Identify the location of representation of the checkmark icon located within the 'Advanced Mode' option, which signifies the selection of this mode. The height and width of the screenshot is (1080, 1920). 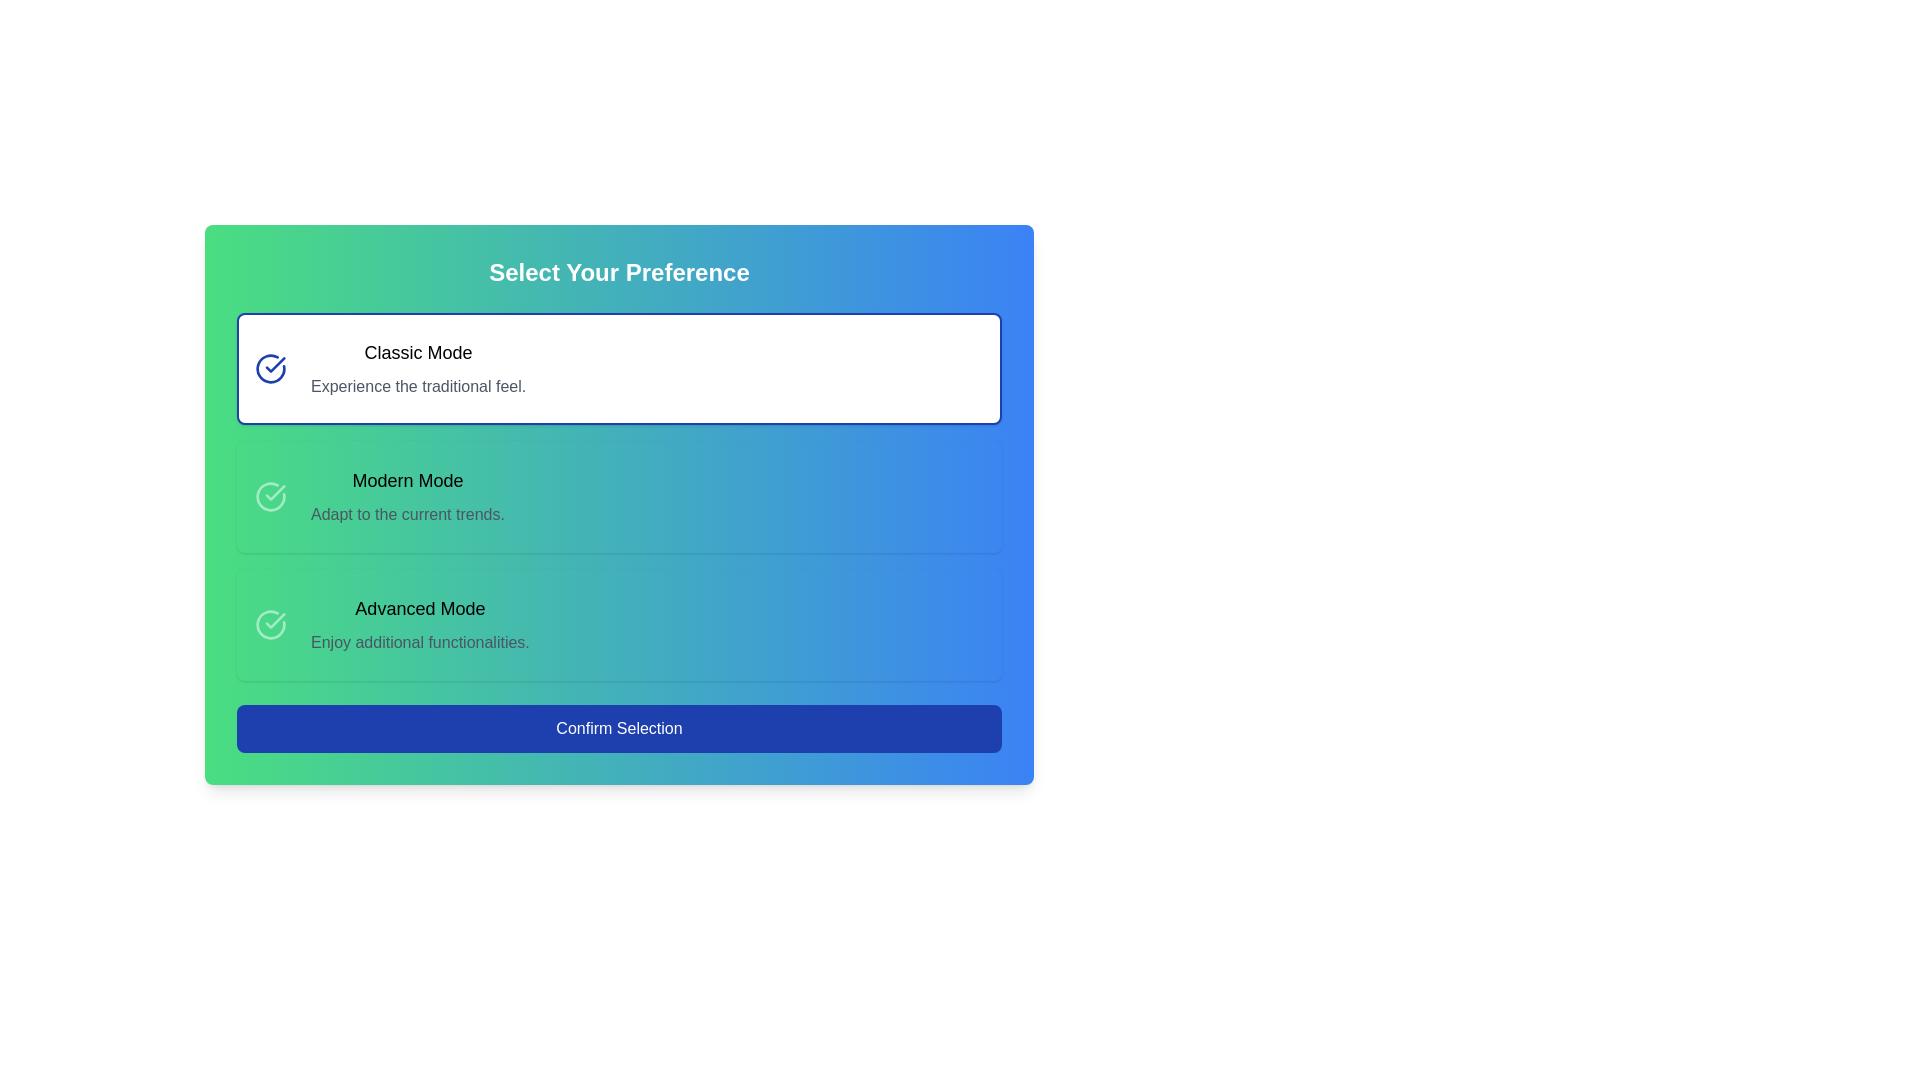
(274, 493).